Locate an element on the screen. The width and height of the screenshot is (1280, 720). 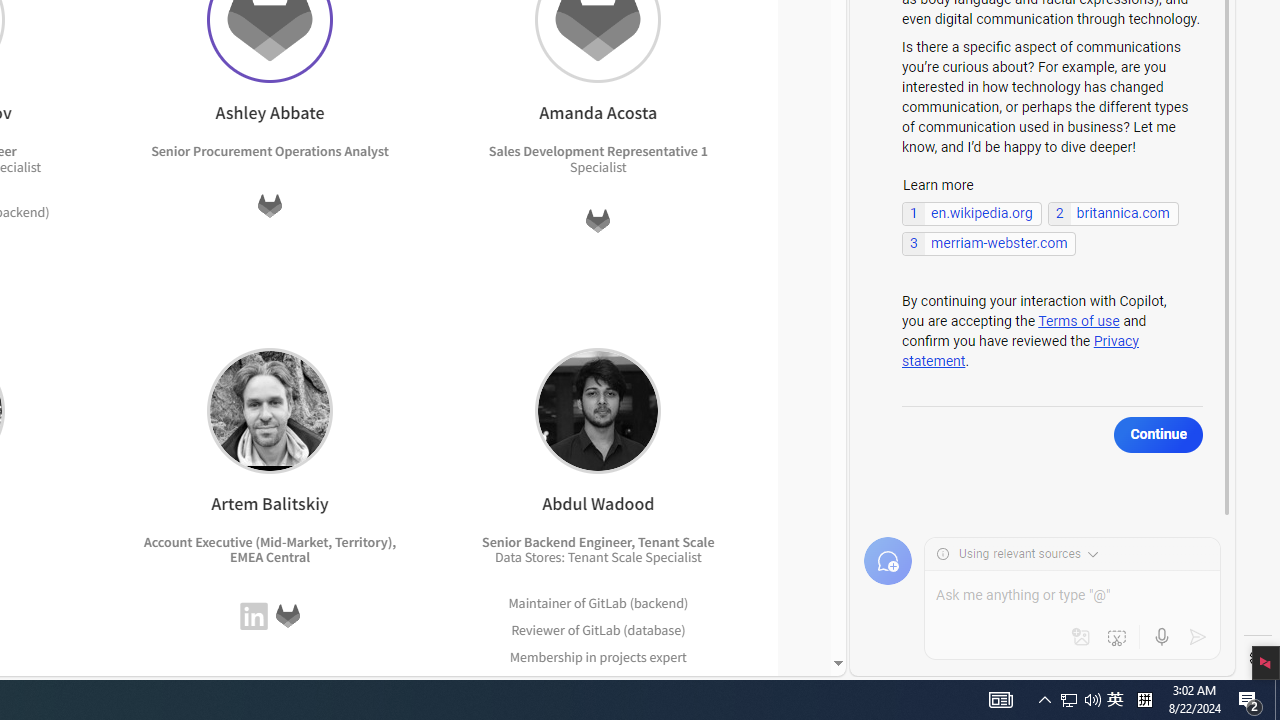
'Reviewer of GitLab (database)' is located at coordinates (597, 628).